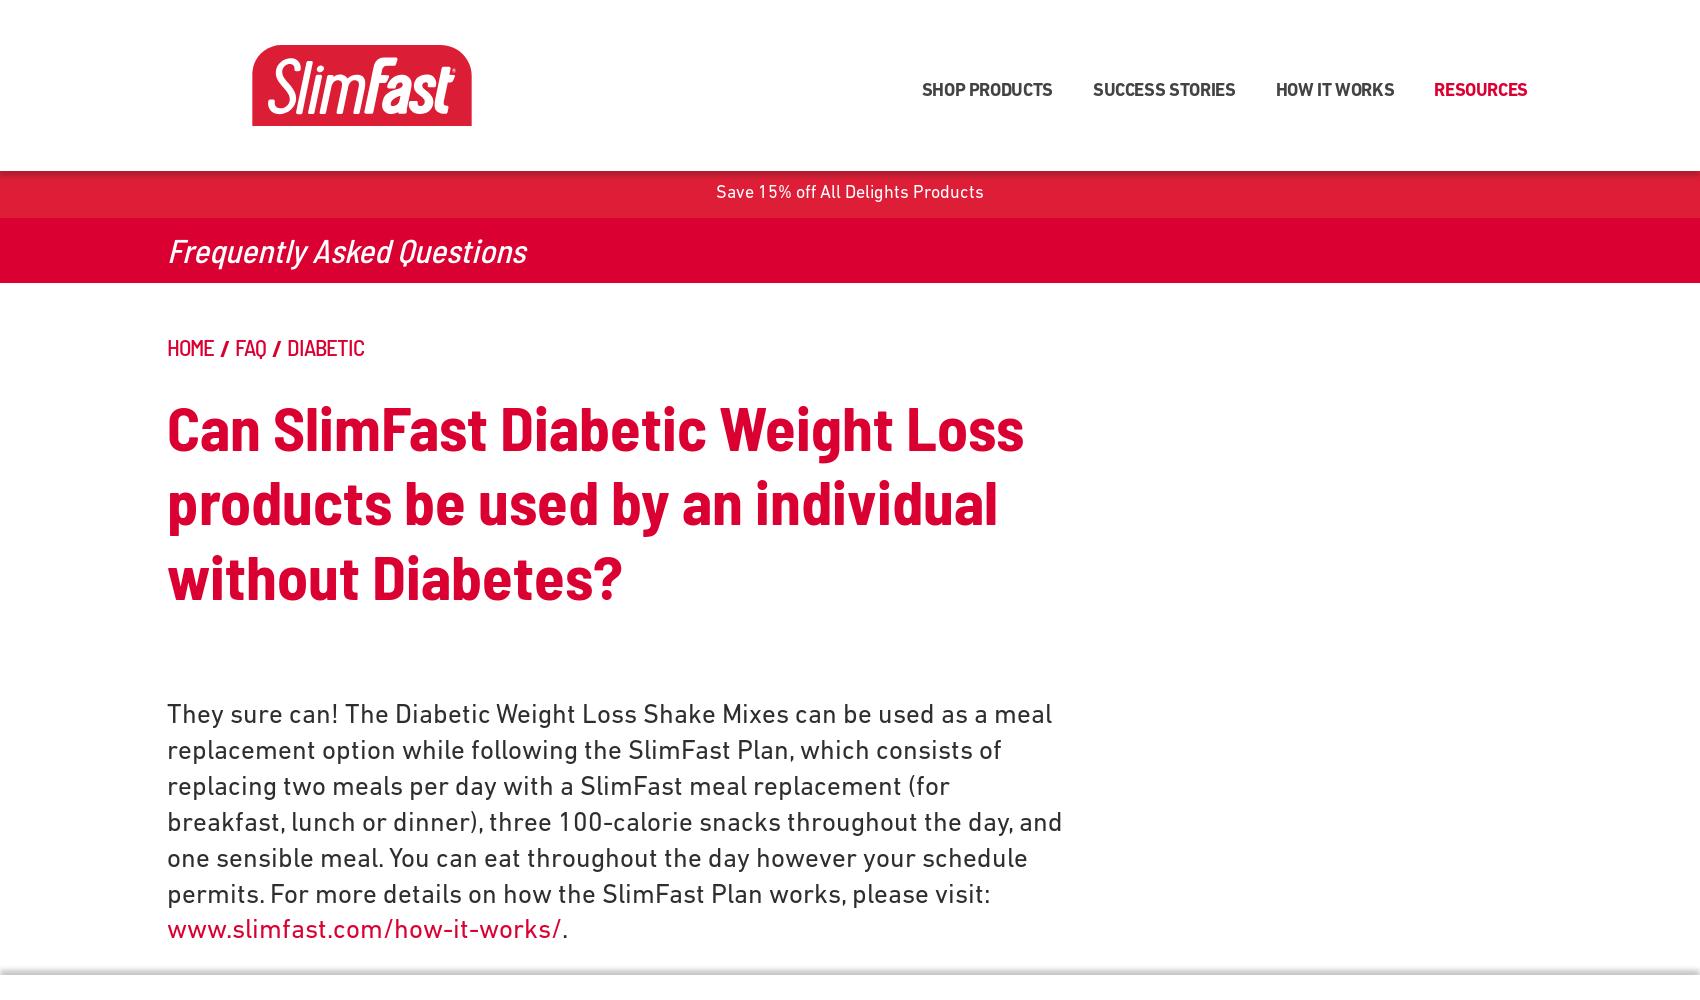 The height and width of the screenshot is (1000, 1700). I want to click on 'Can SlimFast Diabetic Weight Loss products be used by an individual without Diabetes?', so click(594, 498).